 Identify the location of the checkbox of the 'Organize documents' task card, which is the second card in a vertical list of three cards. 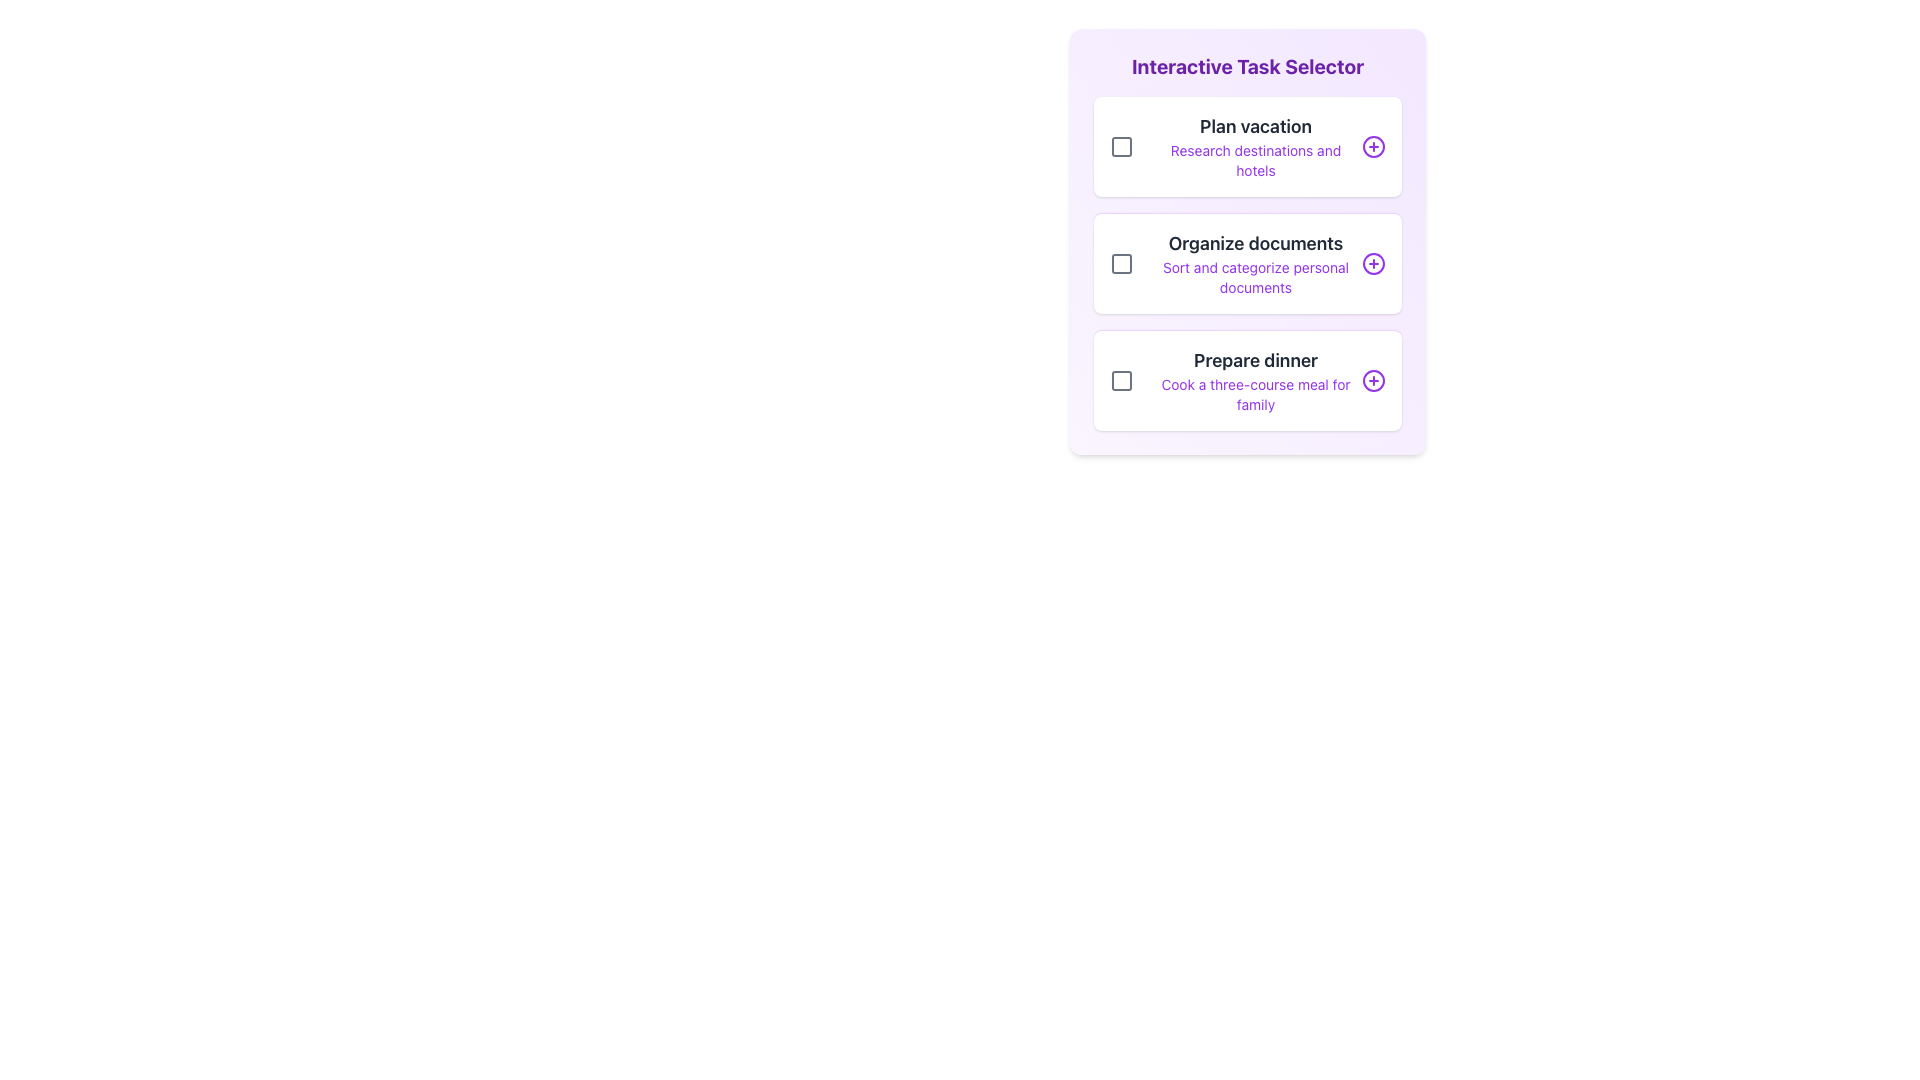
(1247, 261).